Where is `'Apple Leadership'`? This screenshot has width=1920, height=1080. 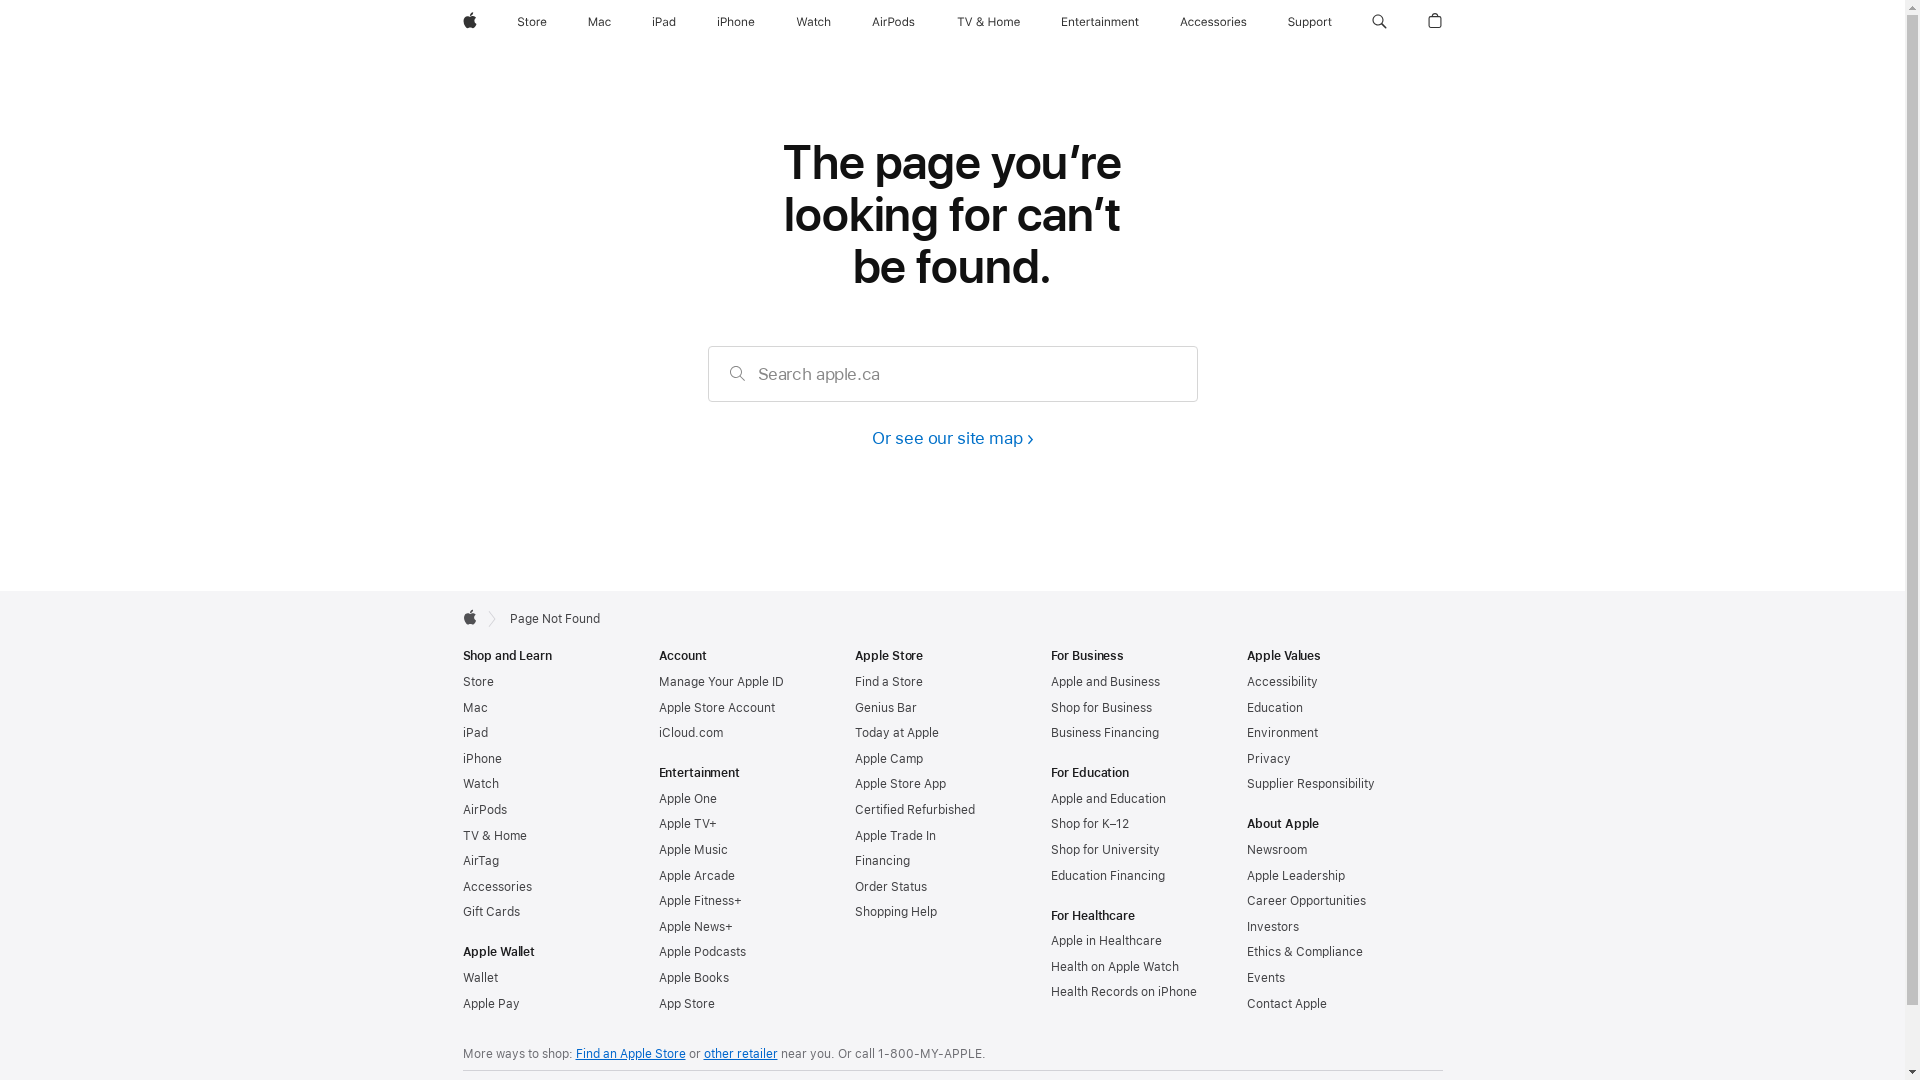 'Apple Leadership' is located at coordinates (1245, 874).